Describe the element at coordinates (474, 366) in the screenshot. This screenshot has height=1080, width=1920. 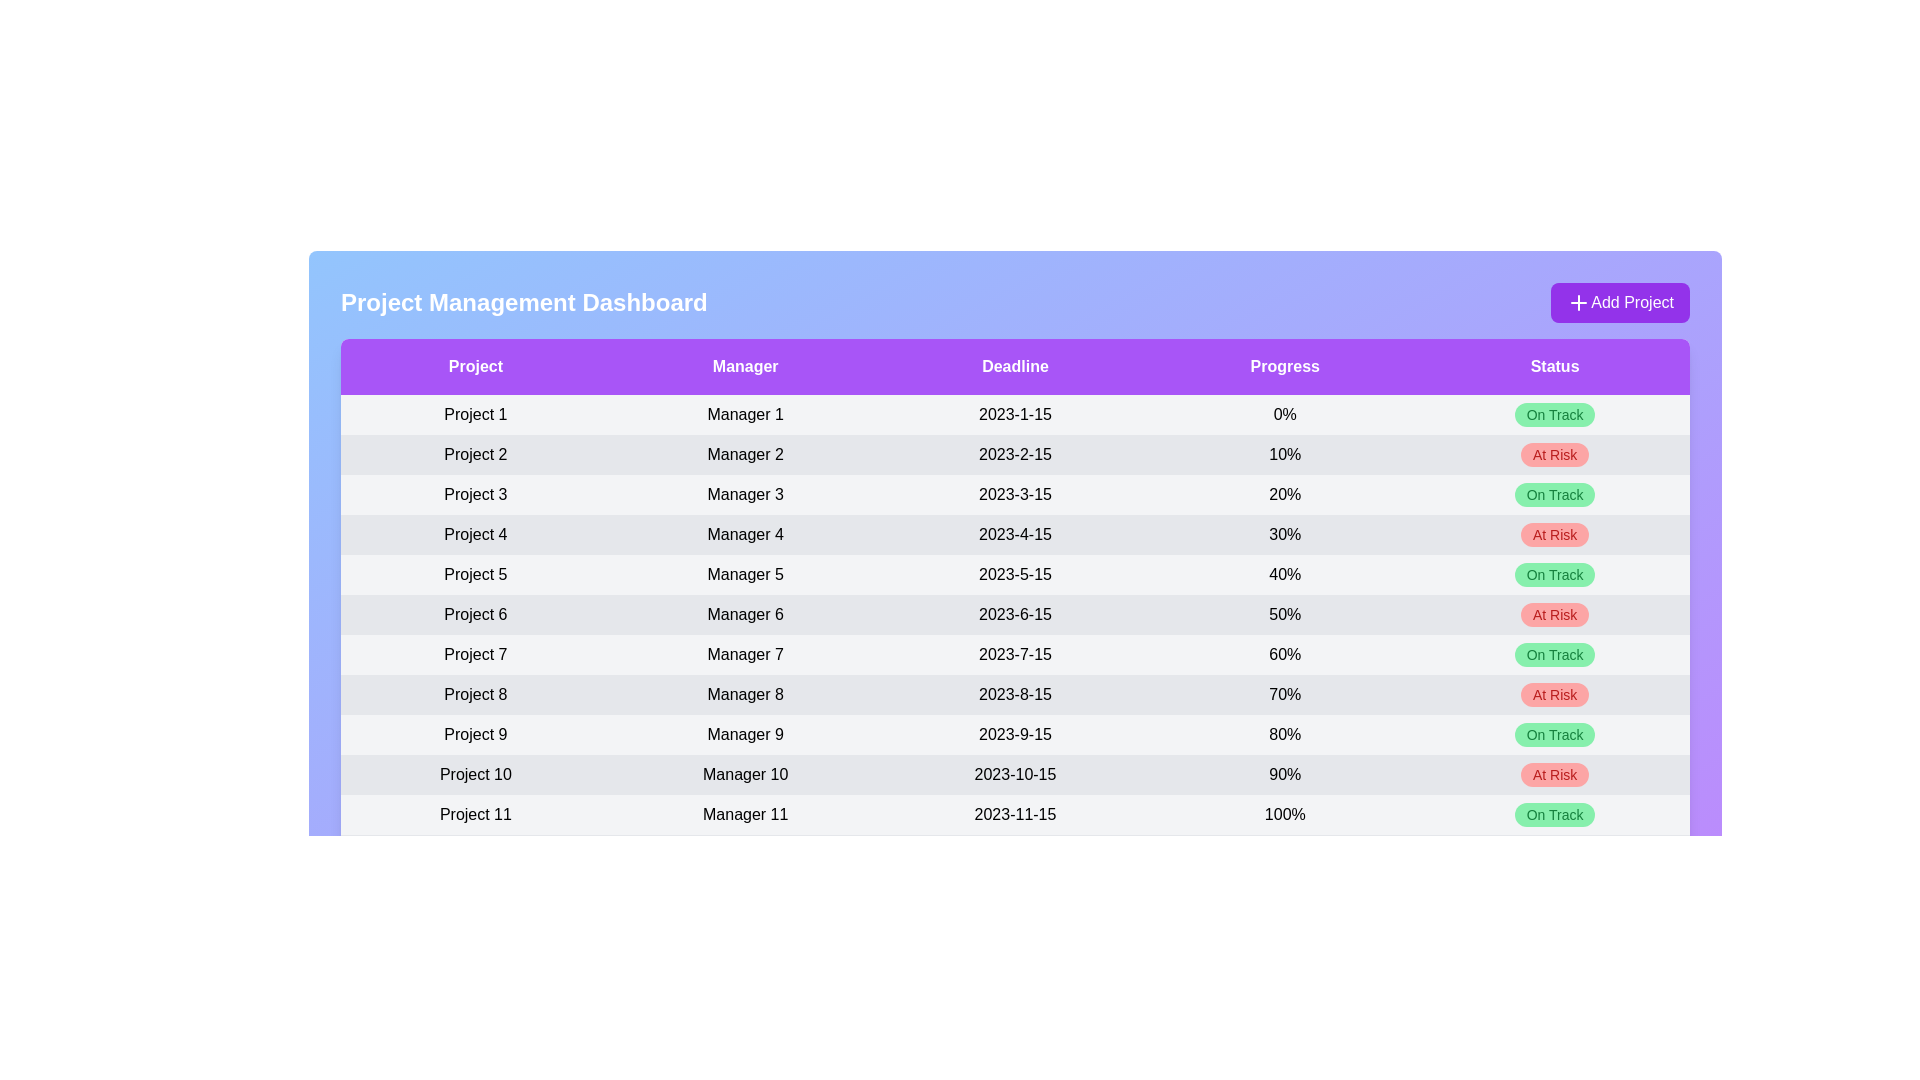
I see `the column header labeled Project to sort the table by that column` at that location.